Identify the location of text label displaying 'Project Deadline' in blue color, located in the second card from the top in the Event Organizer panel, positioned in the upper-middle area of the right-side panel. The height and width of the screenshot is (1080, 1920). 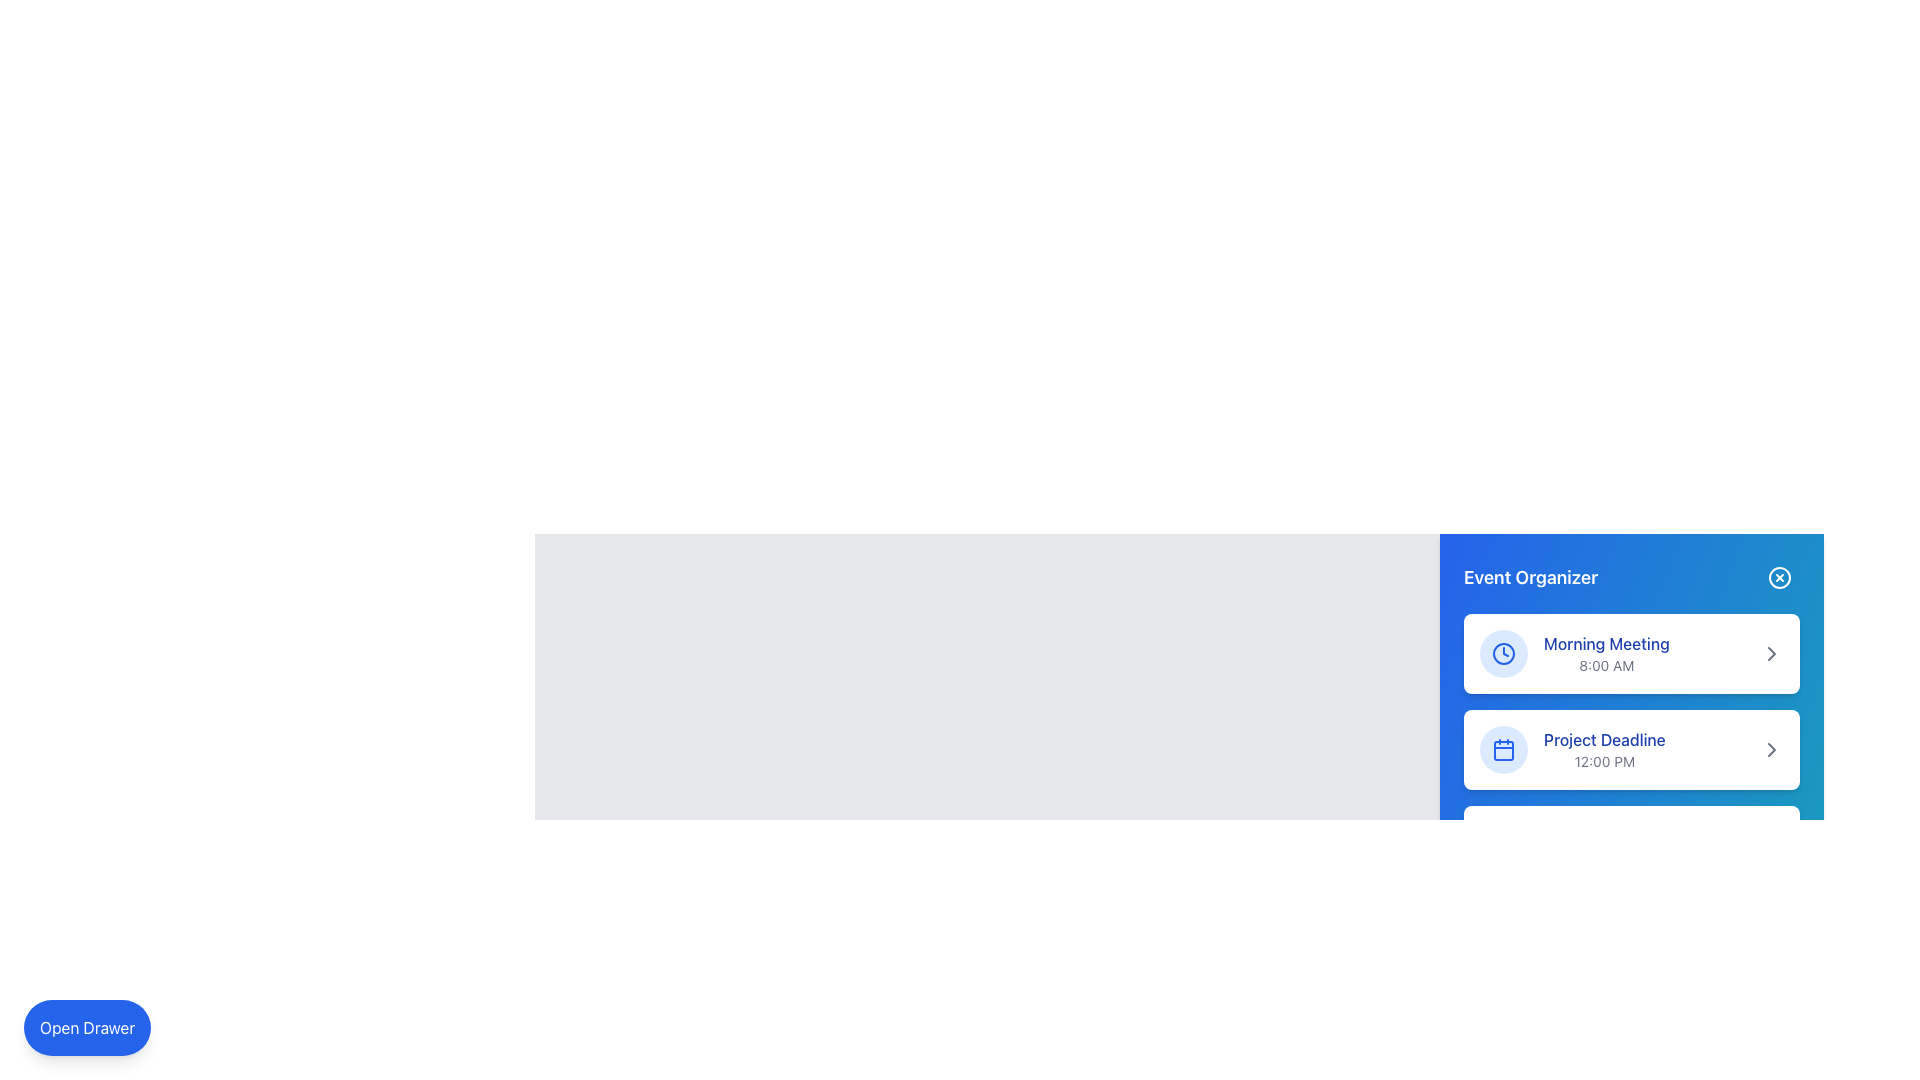
(1604, 740).